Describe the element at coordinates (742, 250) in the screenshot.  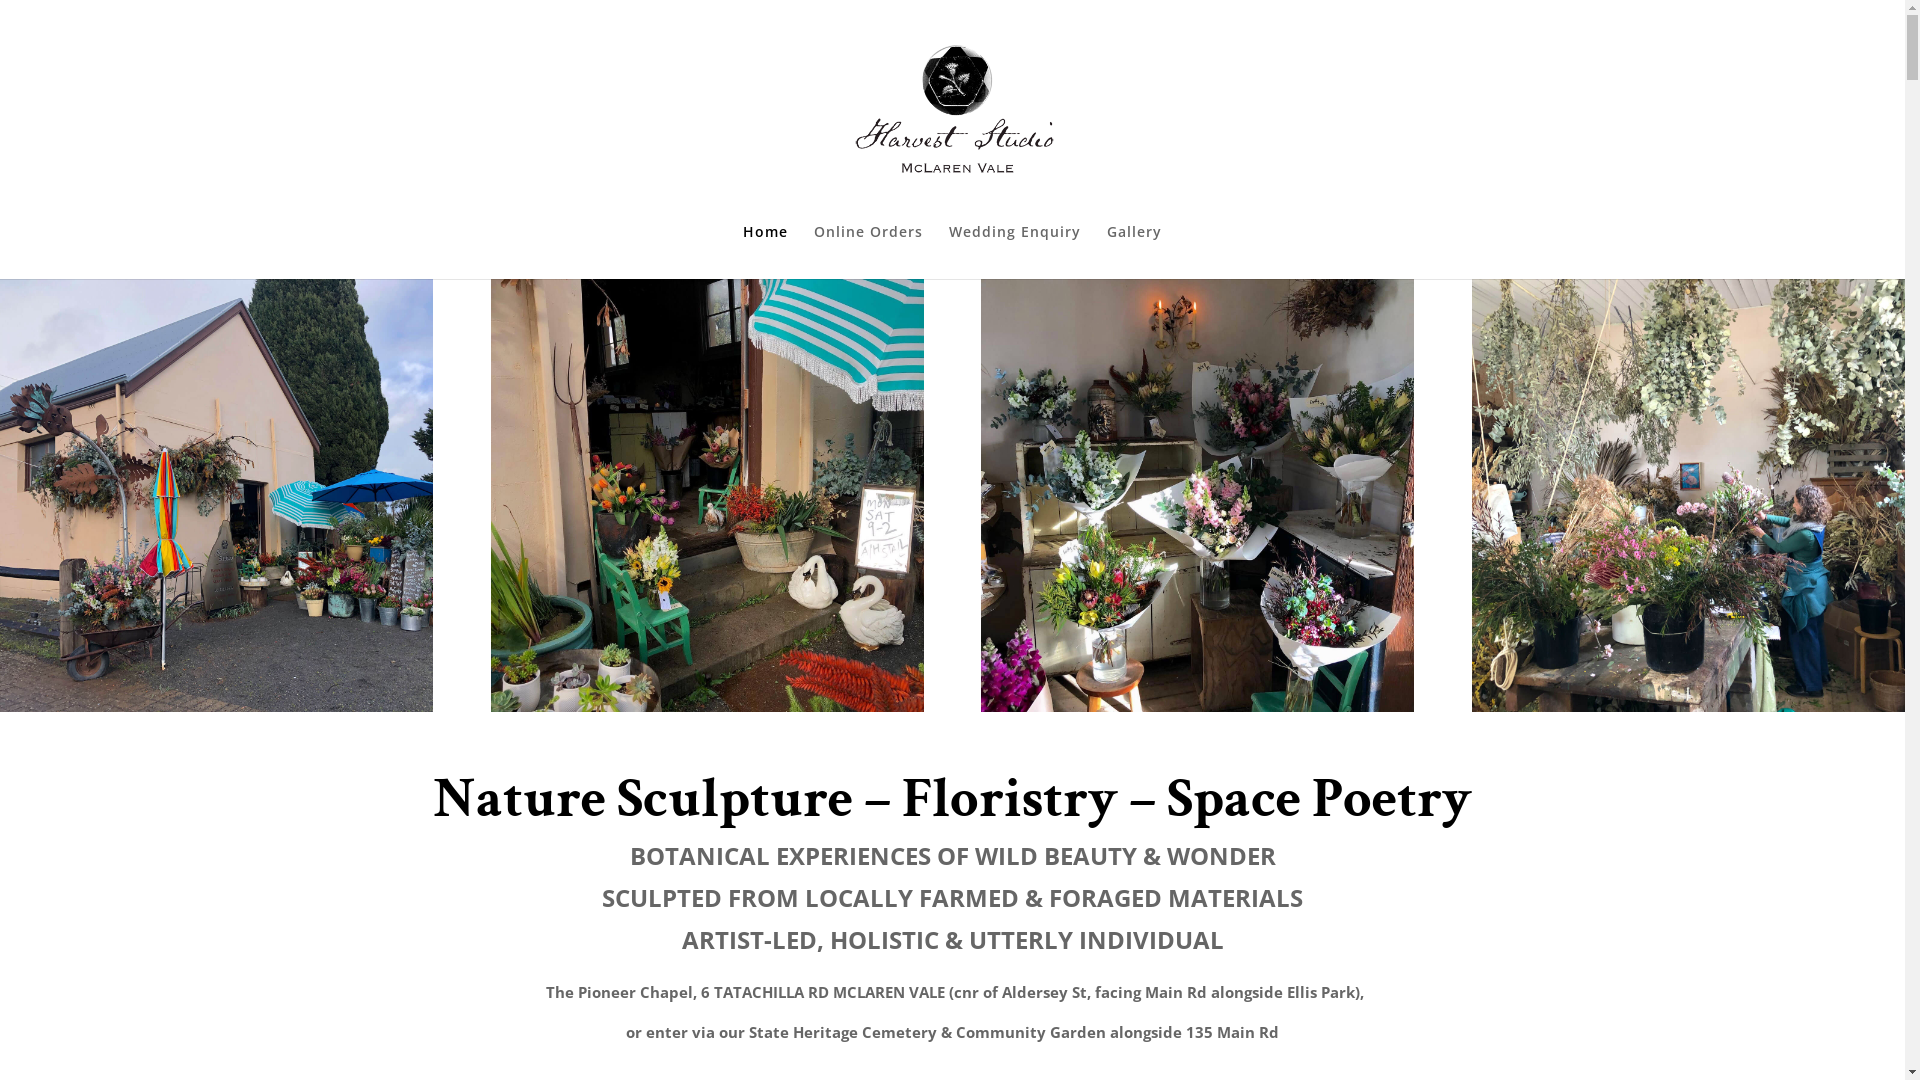
I see `'Home'` at that location.